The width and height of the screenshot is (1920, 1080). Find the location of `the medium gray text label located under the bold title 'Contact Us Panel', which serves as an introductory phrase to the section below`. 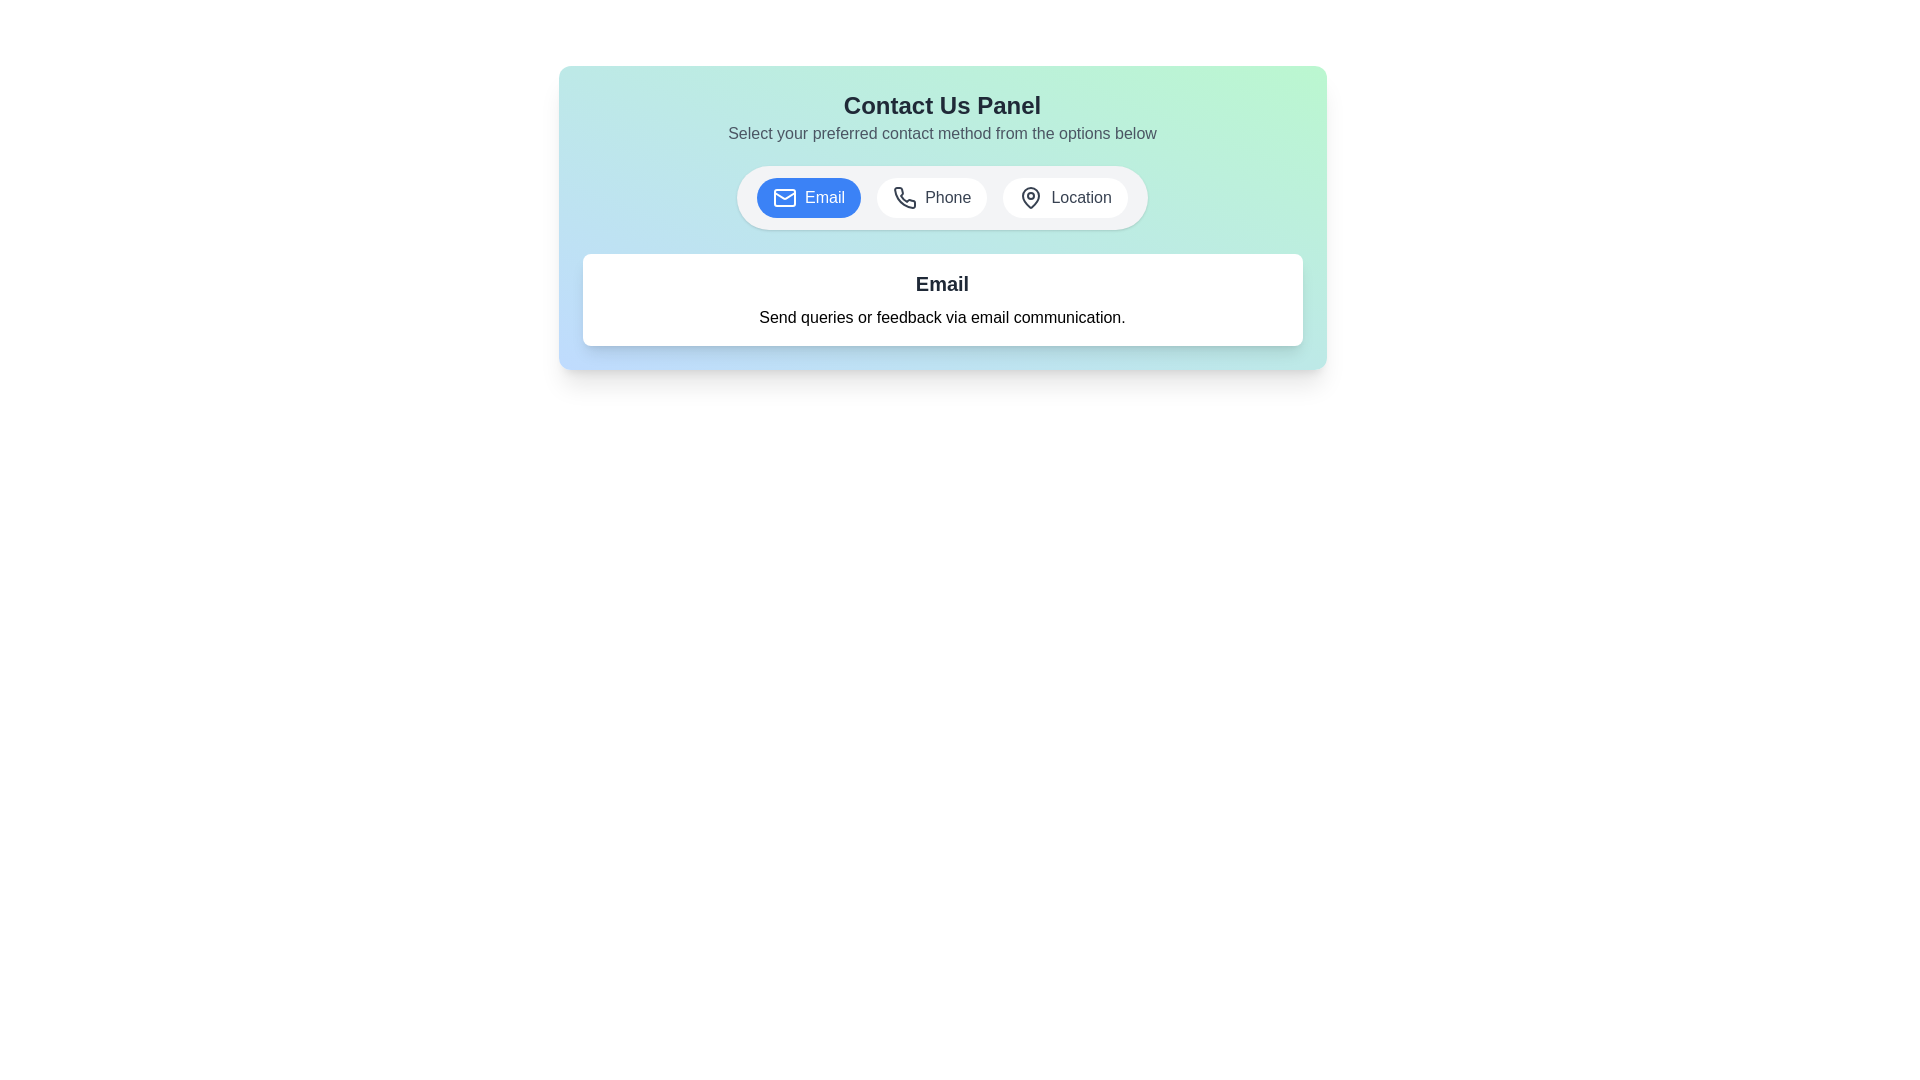

the medium gray text label located under the bold title 'Contact Us Panel', which serves as an introductory phrase to the section below is located at coordinates (941, 134).